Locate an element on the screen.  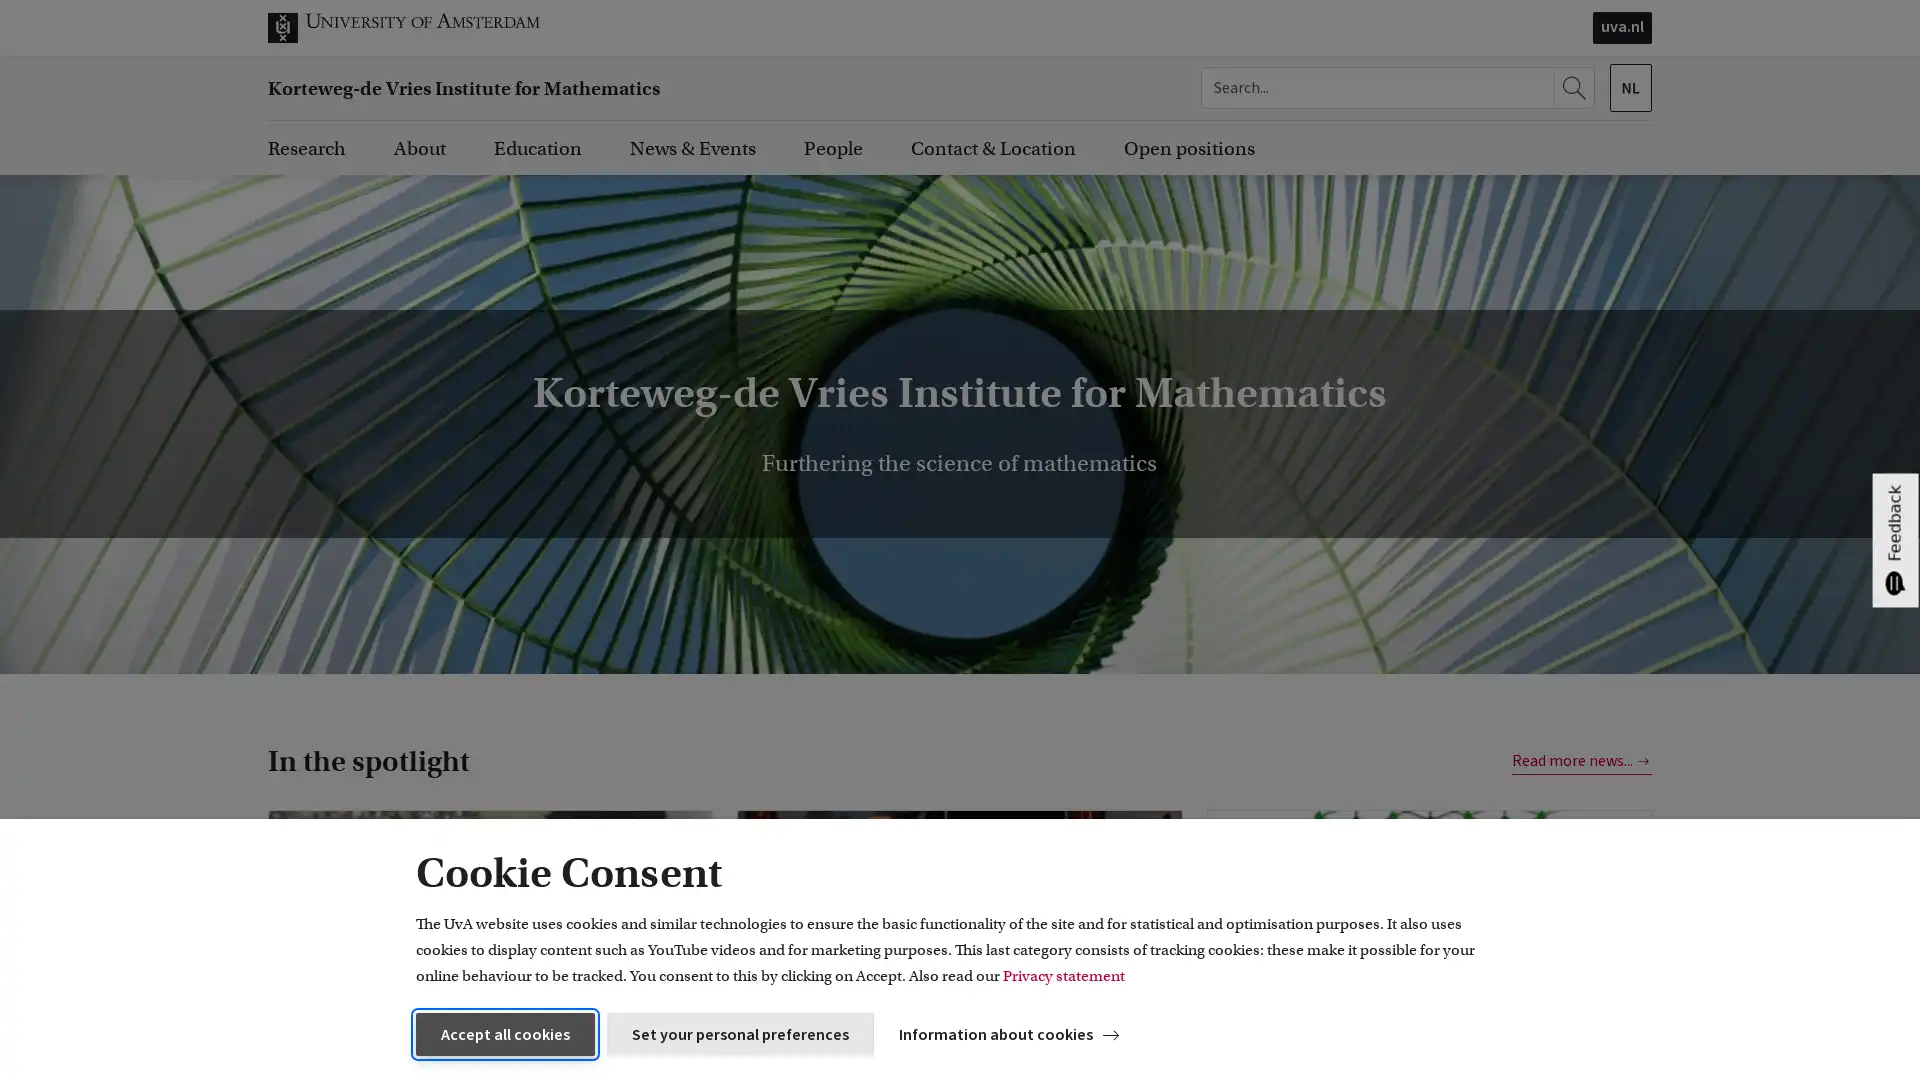
Feedback is located at coordinates (1894, 540).